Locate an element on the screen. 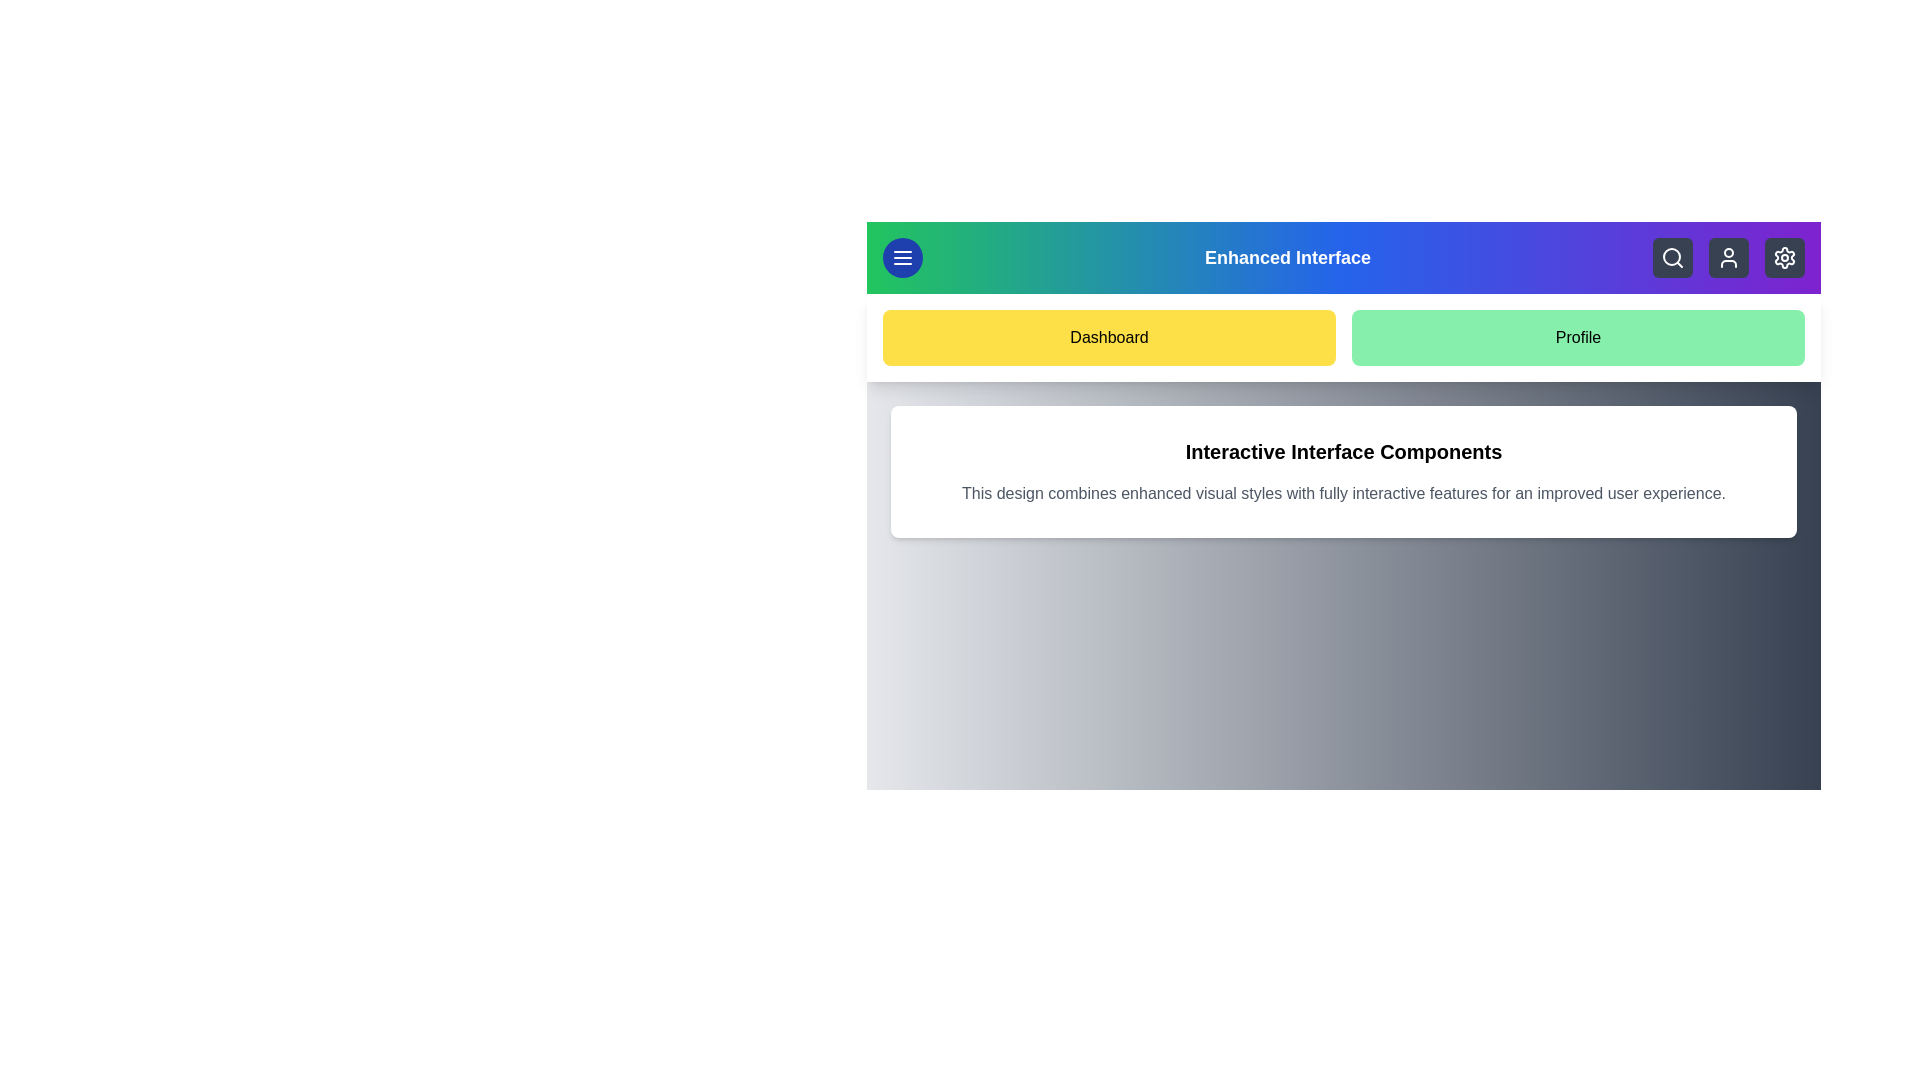 Image resolution: width=1920 pixels, height=1080 pixels. the 'Dashboard' button to navigate to the Dashboard section is located at coordinates (1108, 337).